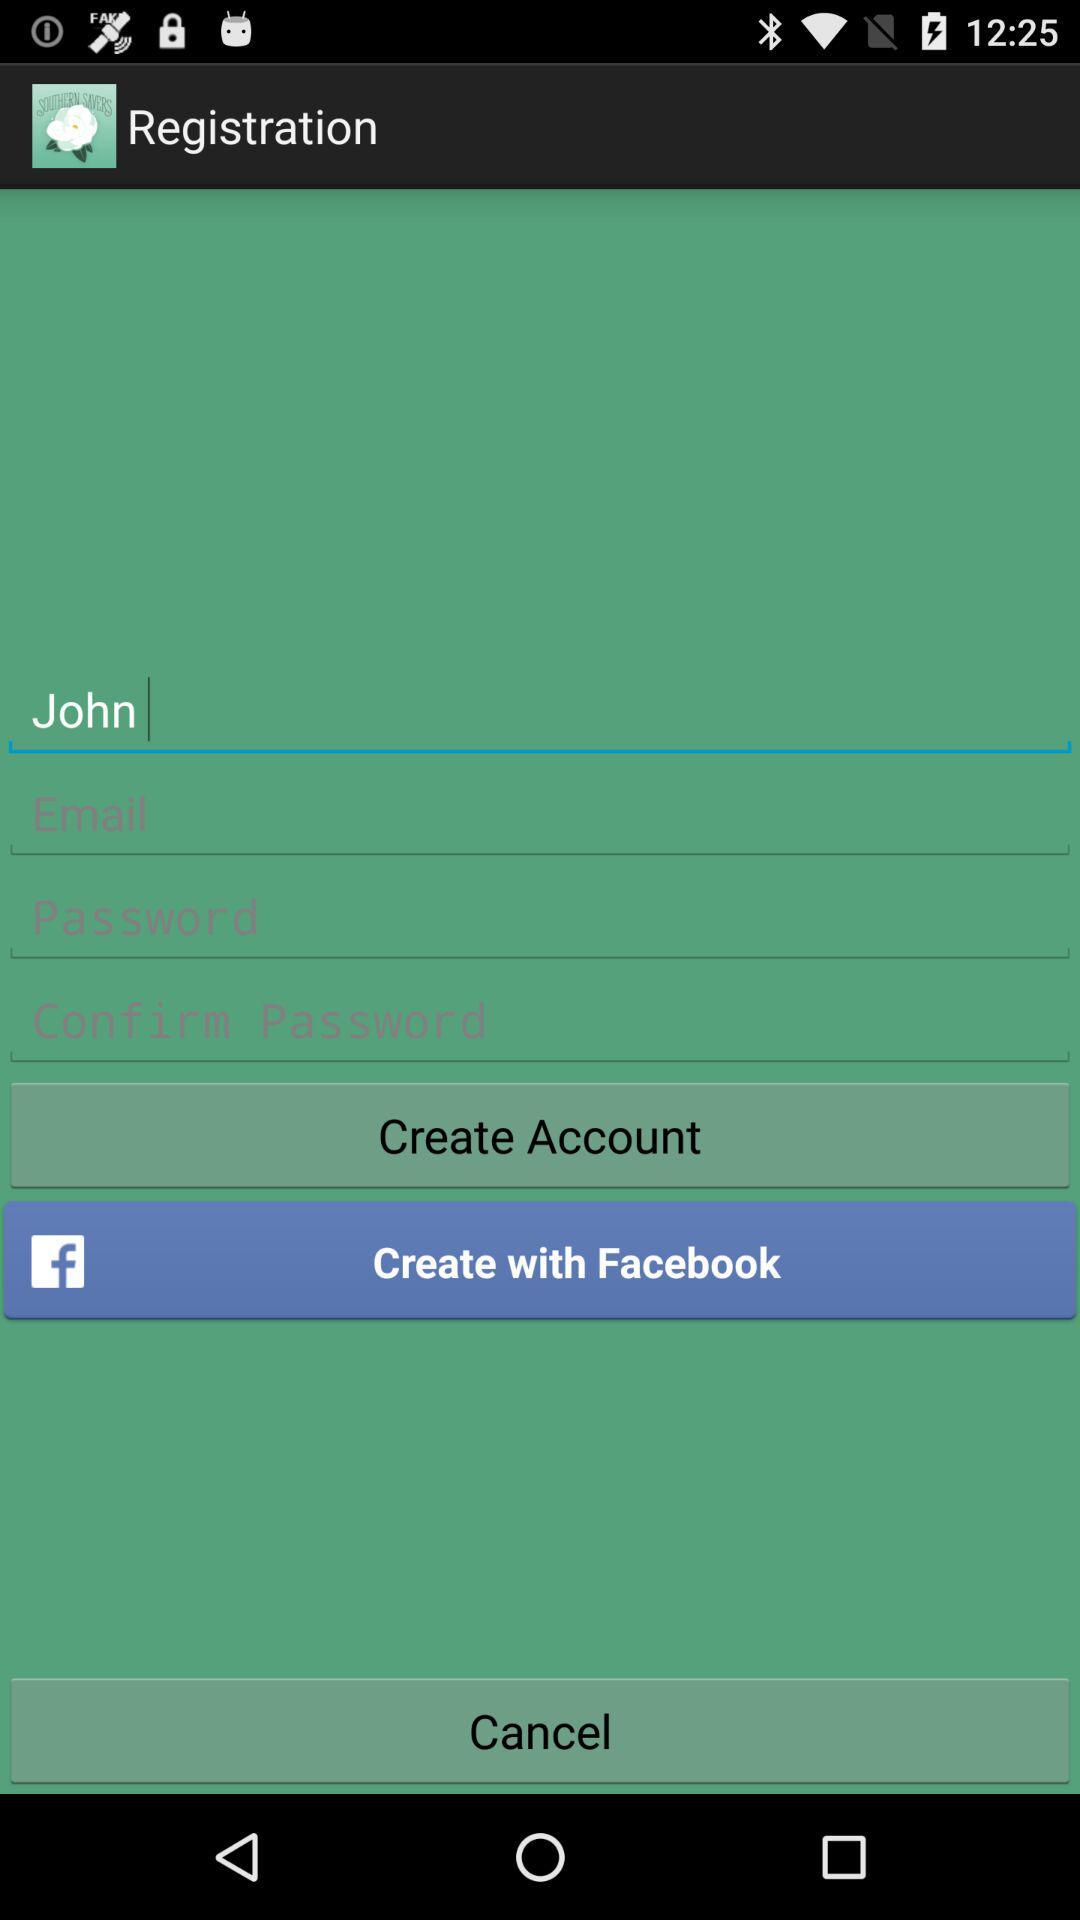 The image size is (1080, 1920). I want to click on login password, so click(540, 916).